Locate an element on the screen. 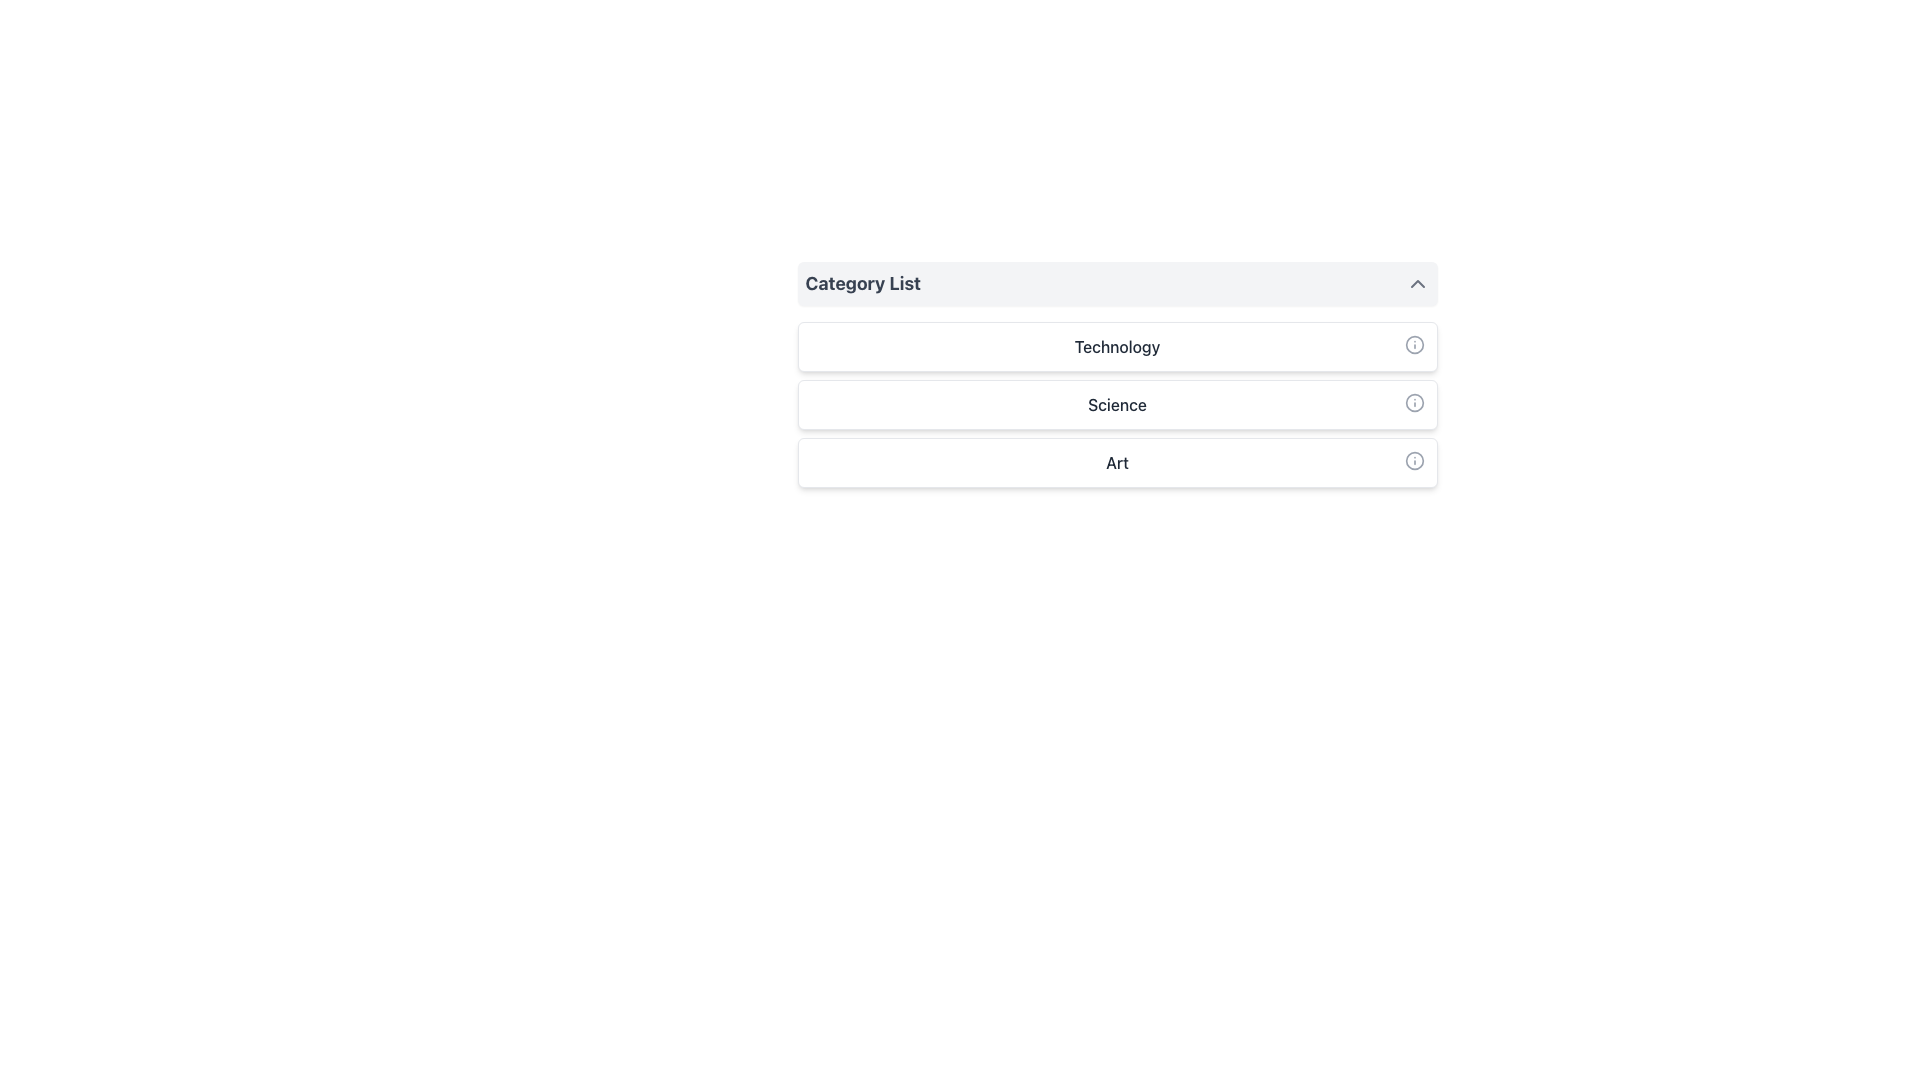 This screenshot has height=1080, width=1920. SVG Circle element located to the right of the 'Art' category label in the UI is located at coordinates (1413, 461).